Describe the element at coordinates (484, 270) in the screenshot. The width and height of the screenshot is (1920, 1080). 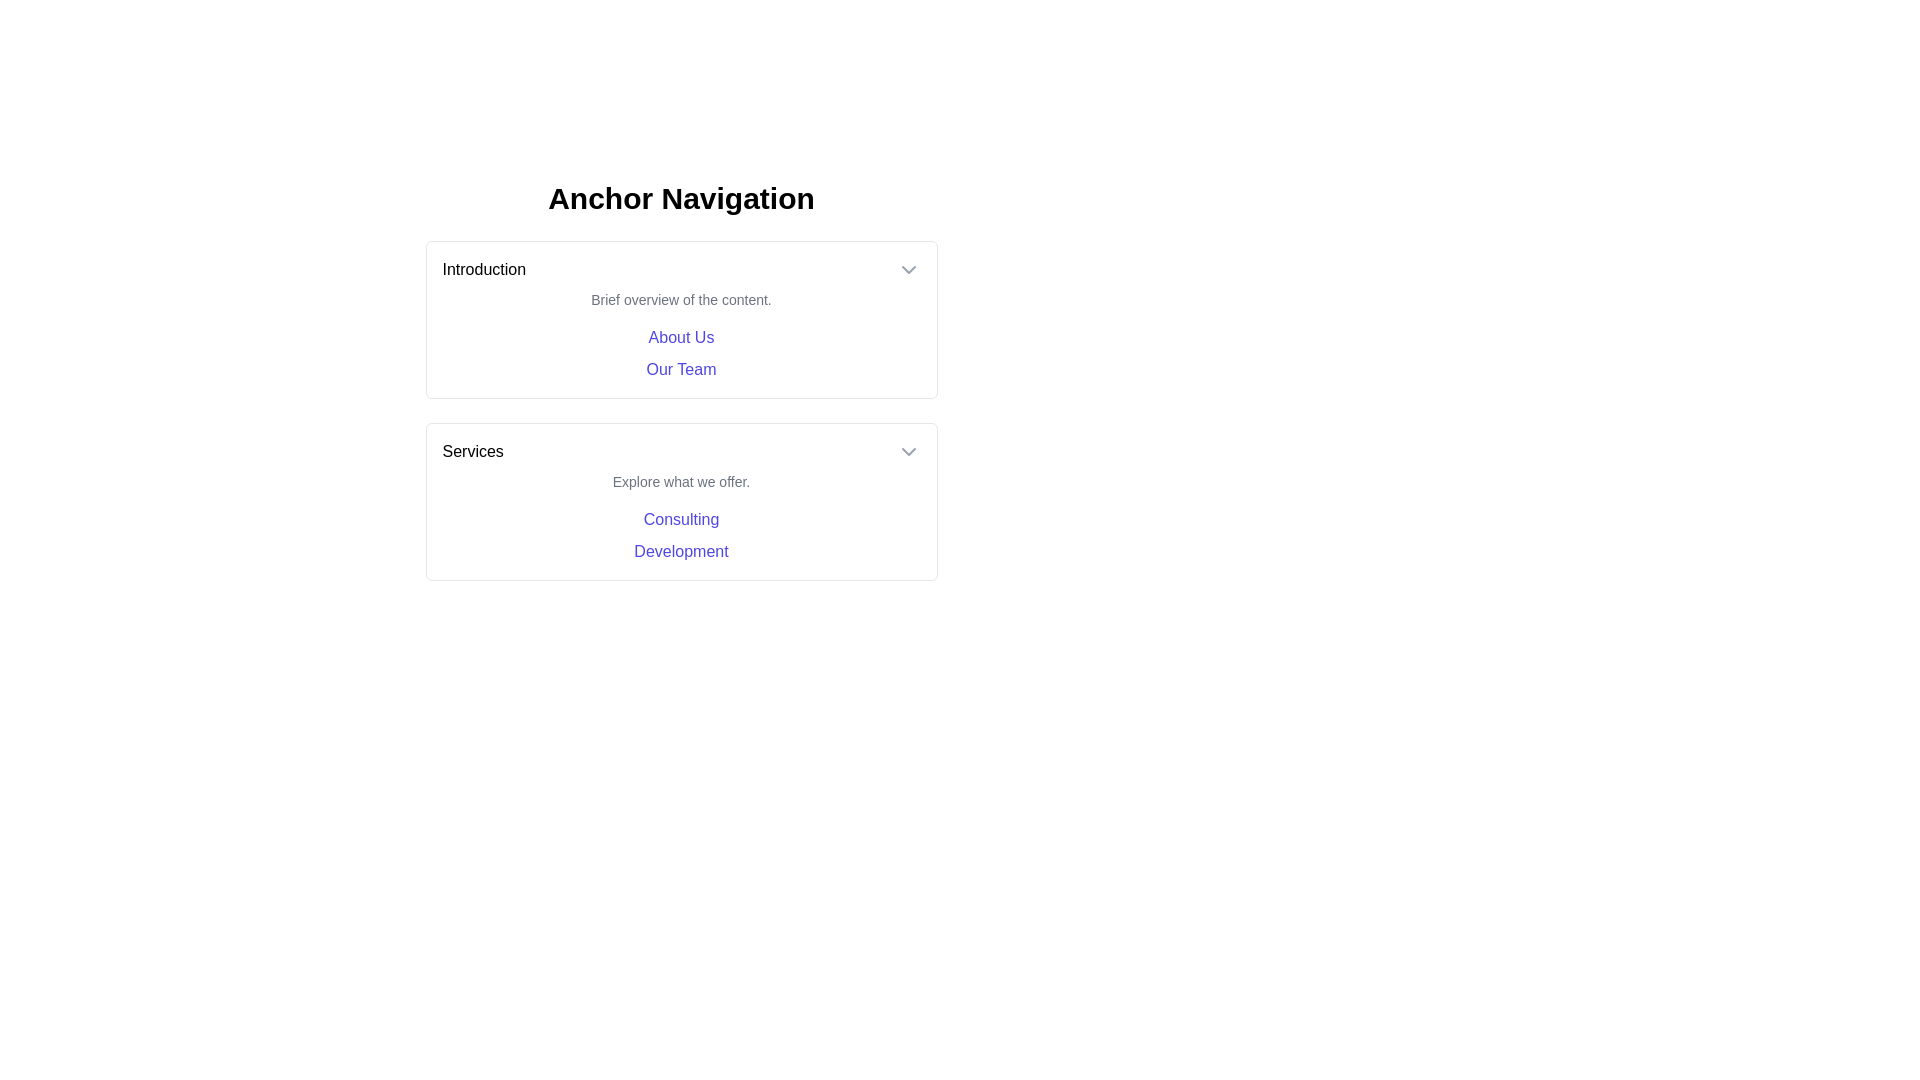
I see `the text heading labeled 'Introduction' at the top-left of the 'Anchor Navigation' section` at that location.